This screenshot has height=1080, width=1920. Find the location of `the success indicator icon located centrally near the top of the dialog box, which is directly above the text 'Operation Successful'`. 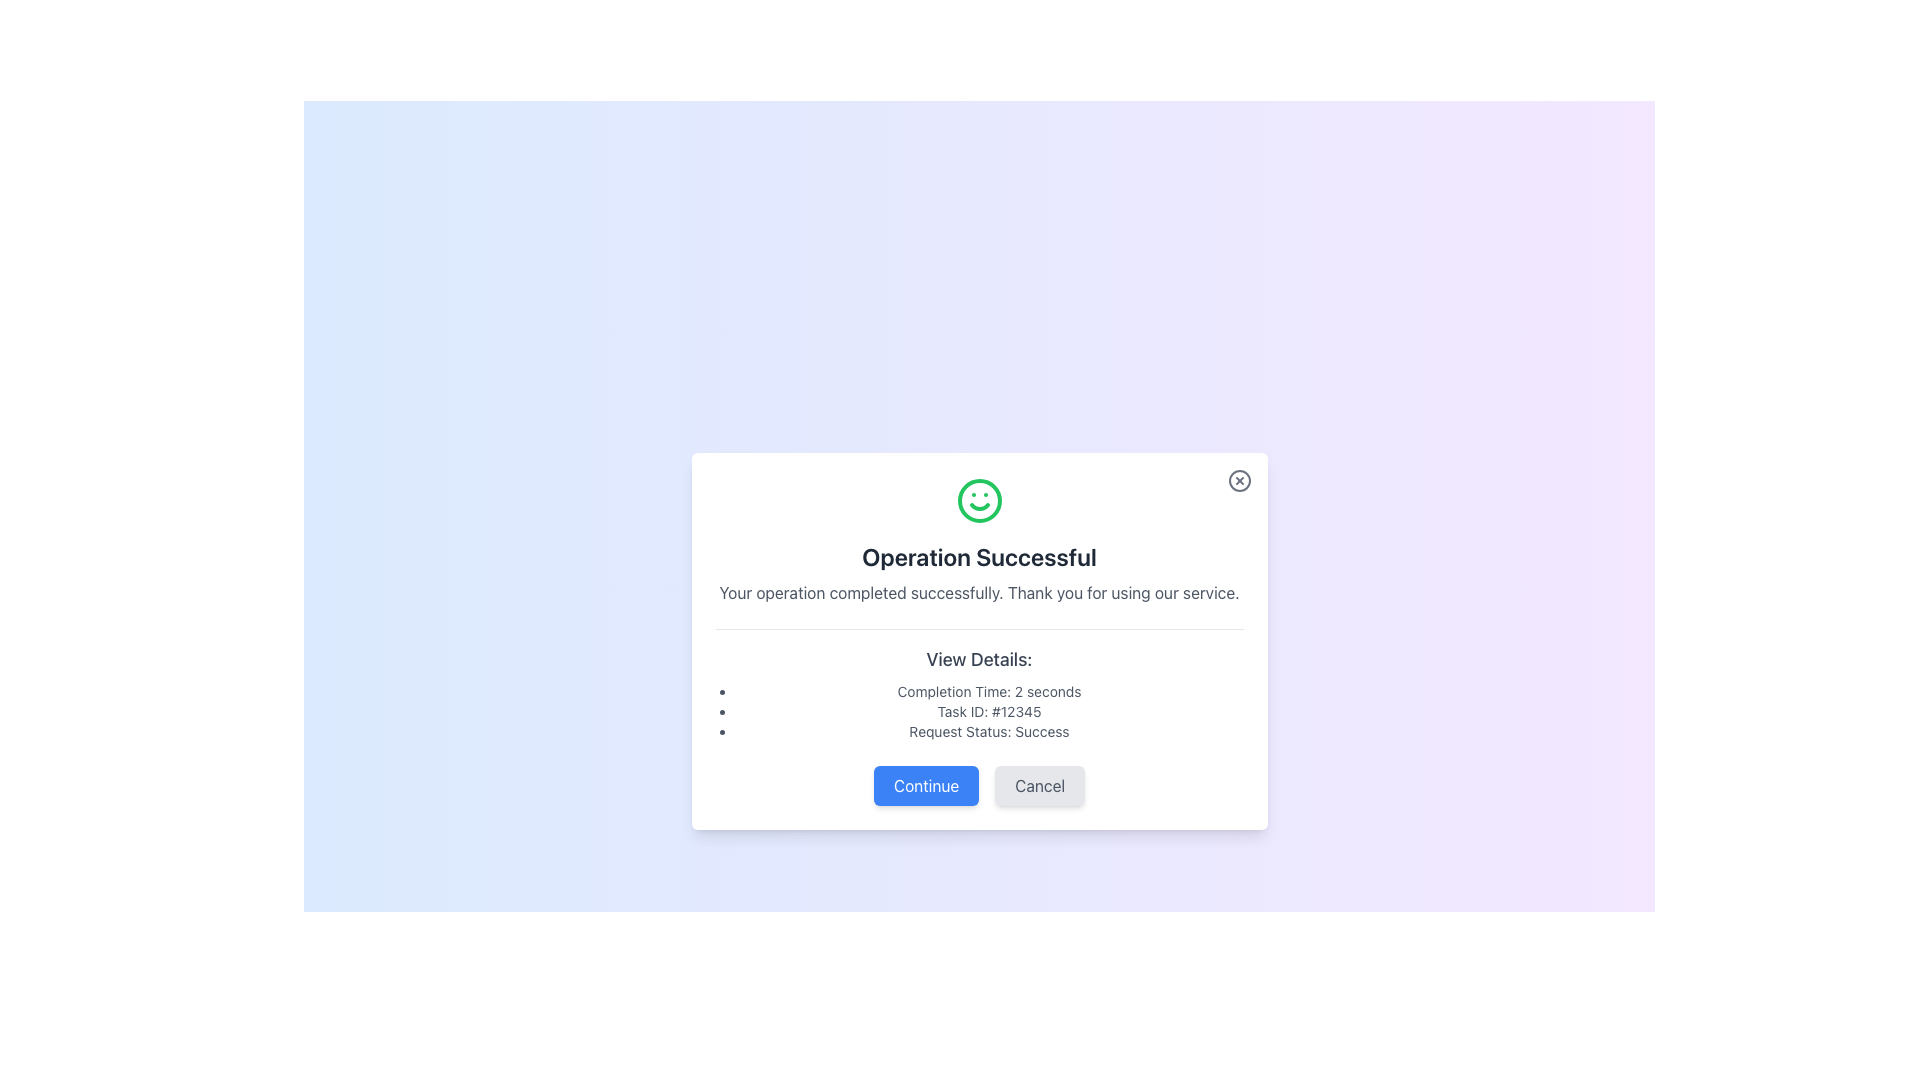

the success indicator icon located centrally near the top of the dialog box, which is directly above the text 'Operation Successful' is located at coordinates (979, 499).